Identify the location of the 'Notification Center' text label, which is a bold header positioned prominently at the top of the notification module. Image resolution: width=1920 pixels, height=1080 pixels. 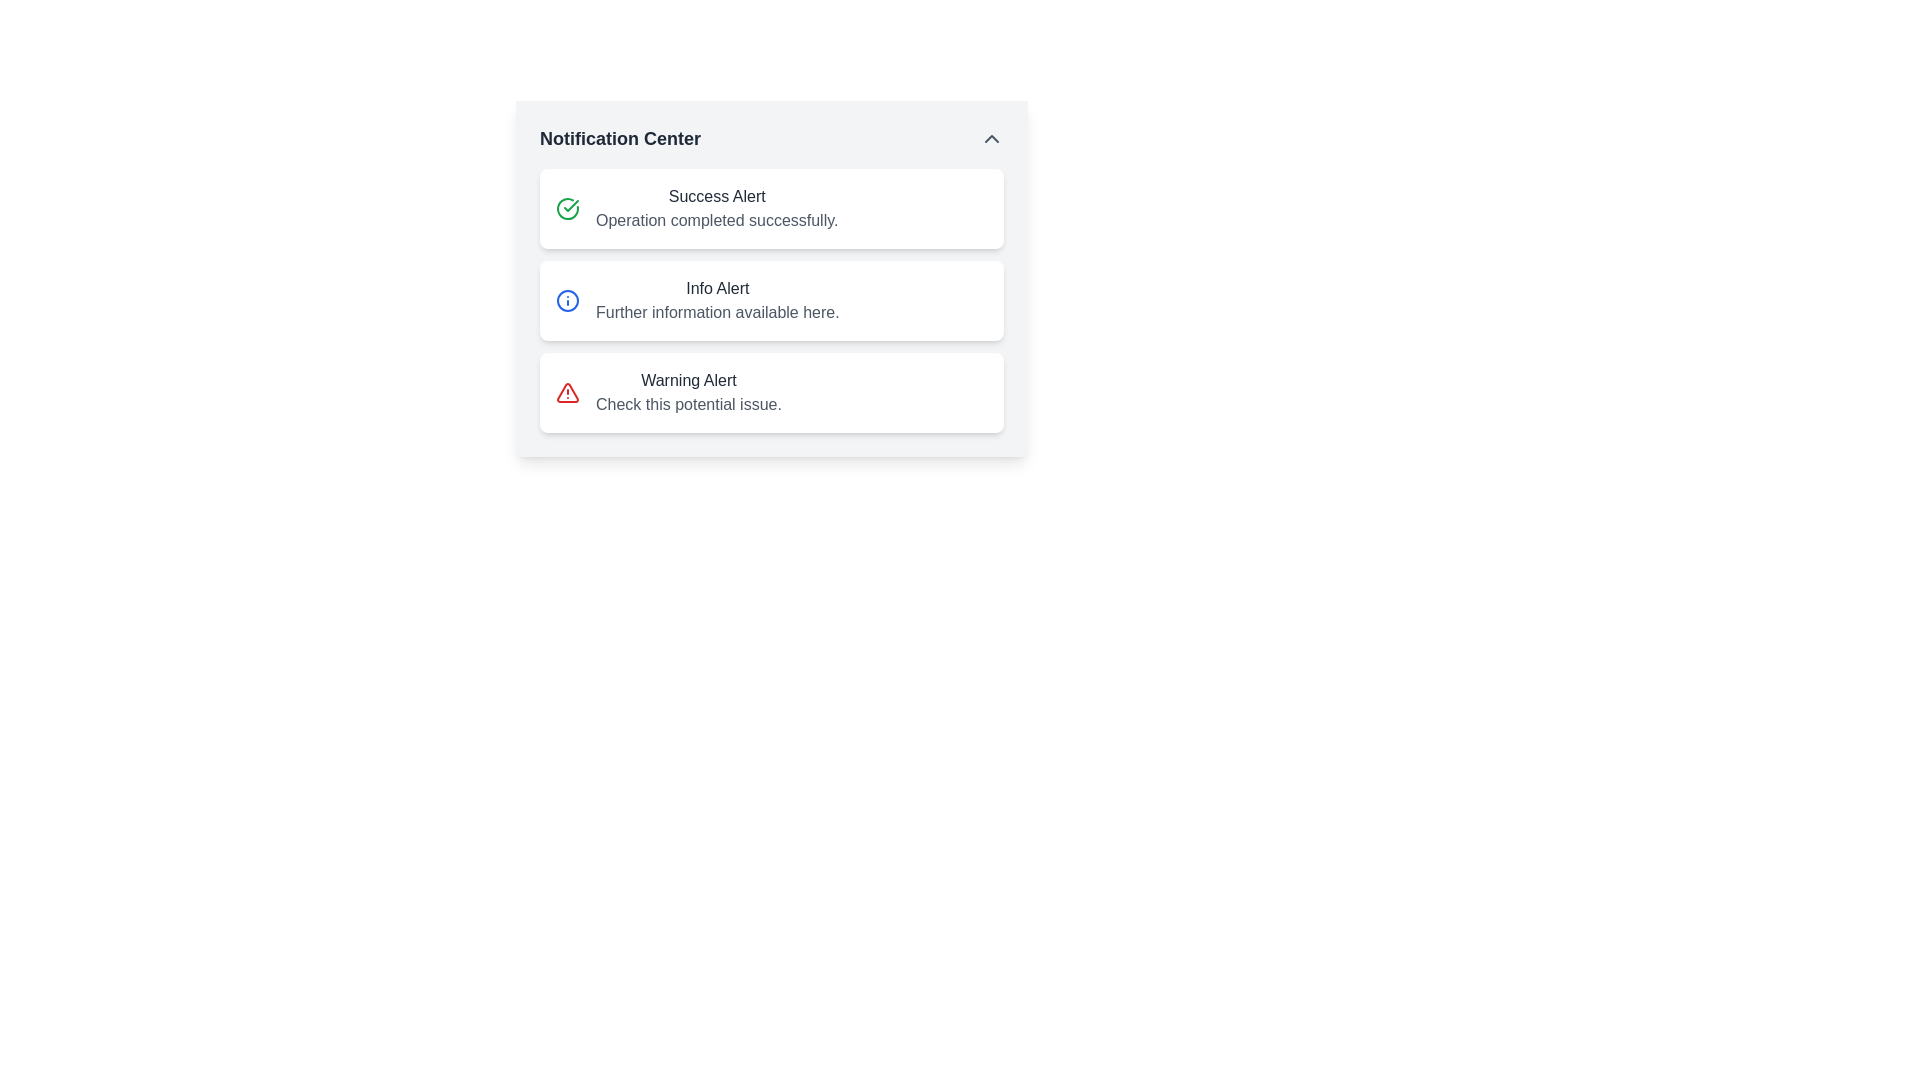
(619, 137).